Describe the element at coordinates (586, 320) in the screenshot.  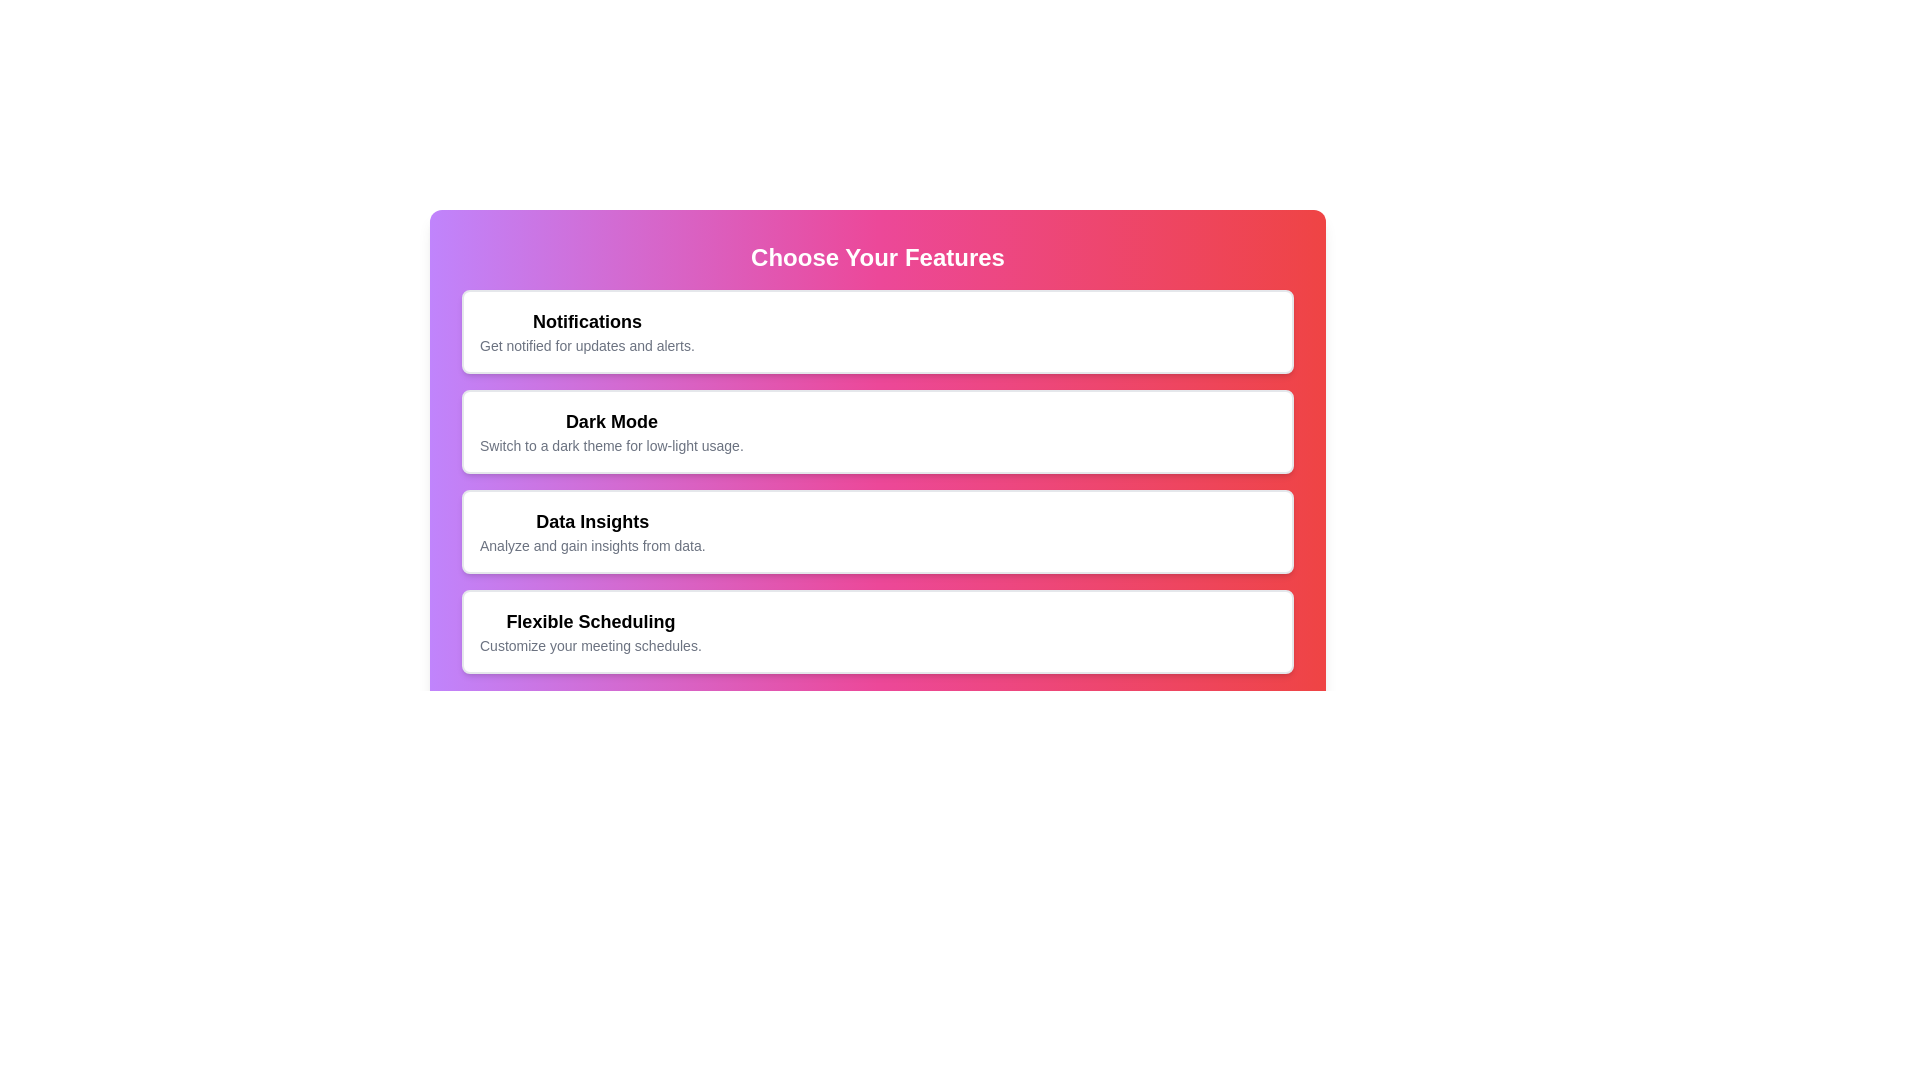
I see `the 'Notifications' header label` at that location.